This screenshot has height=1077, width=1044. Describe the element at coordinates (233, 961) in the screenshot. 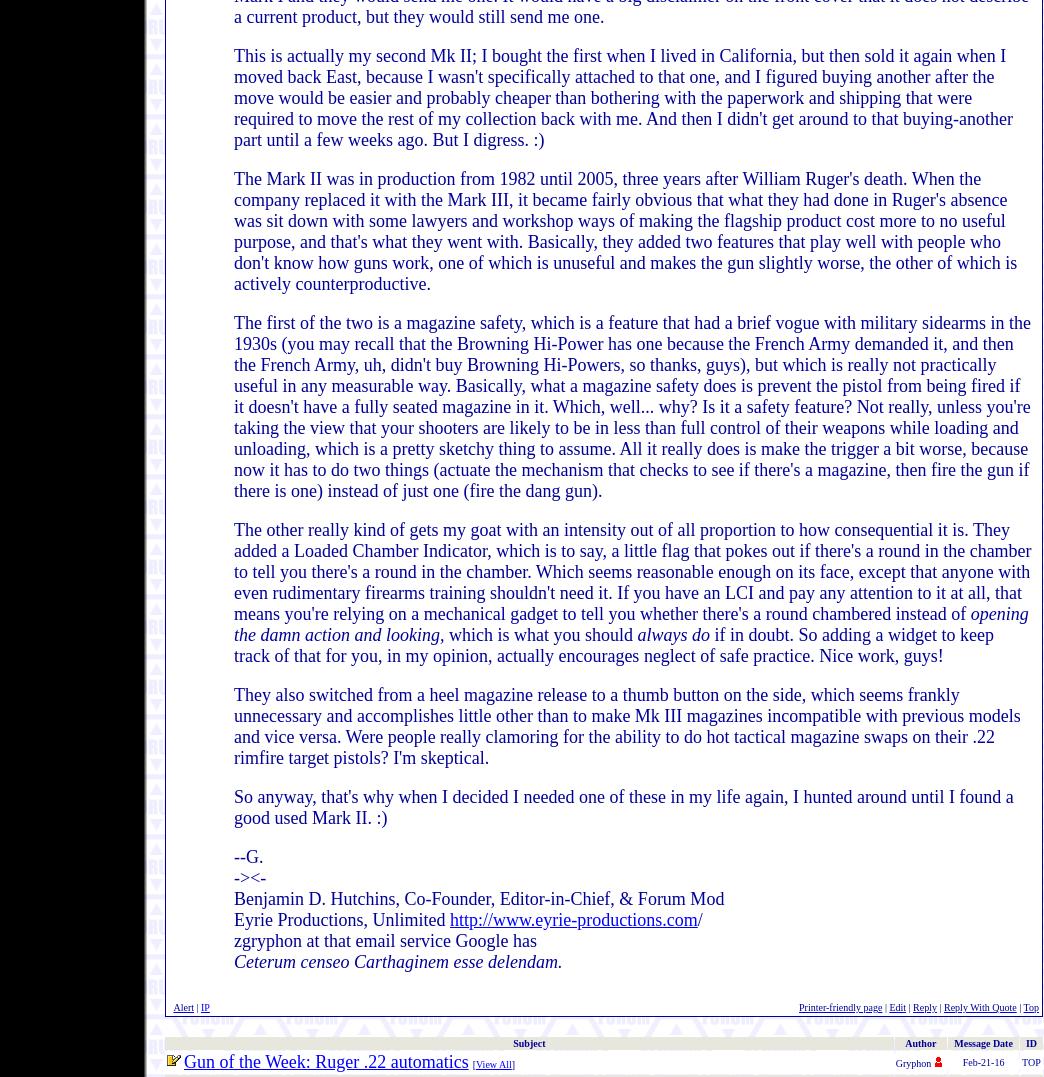

I see `'Ceterum censeo Carthaginem esse delendam.'` at that location.